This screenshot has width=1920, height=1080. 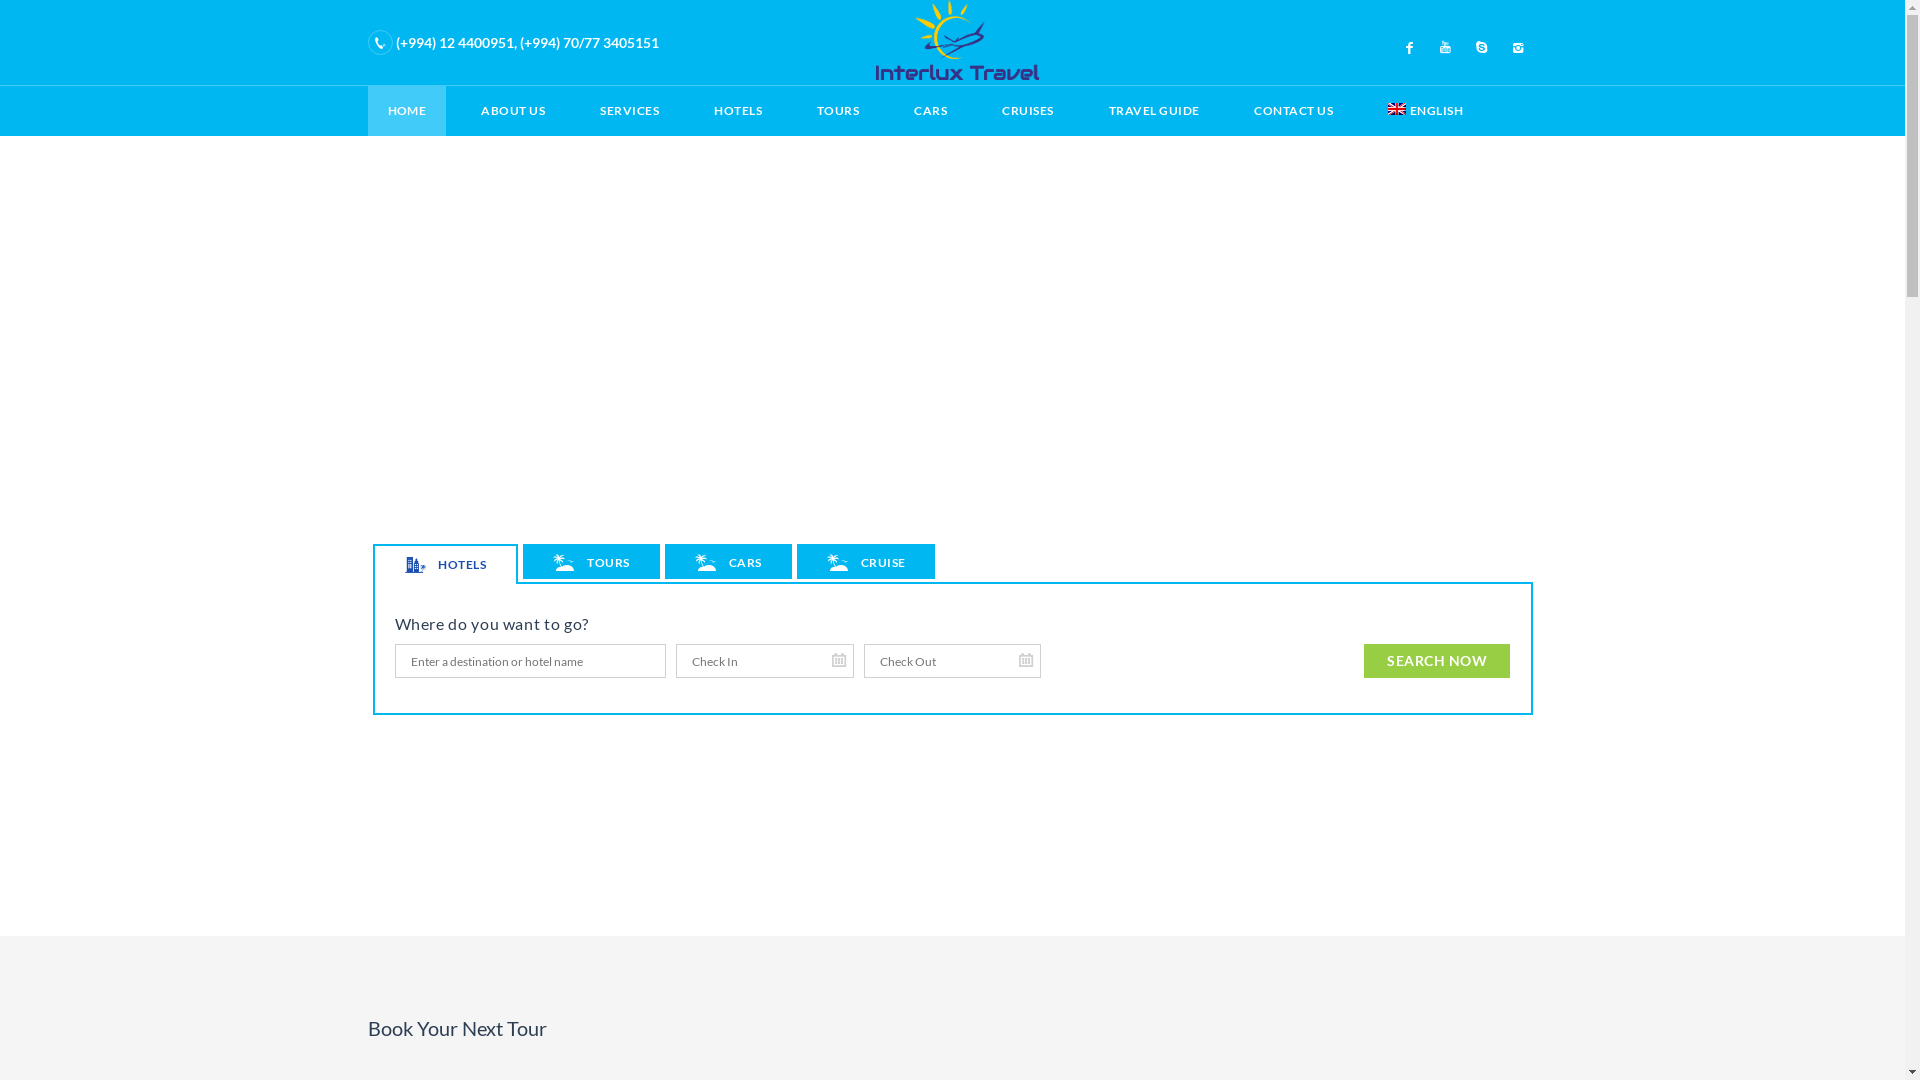 I want to click on 'ABOUT US', so click(x=513, y=111).